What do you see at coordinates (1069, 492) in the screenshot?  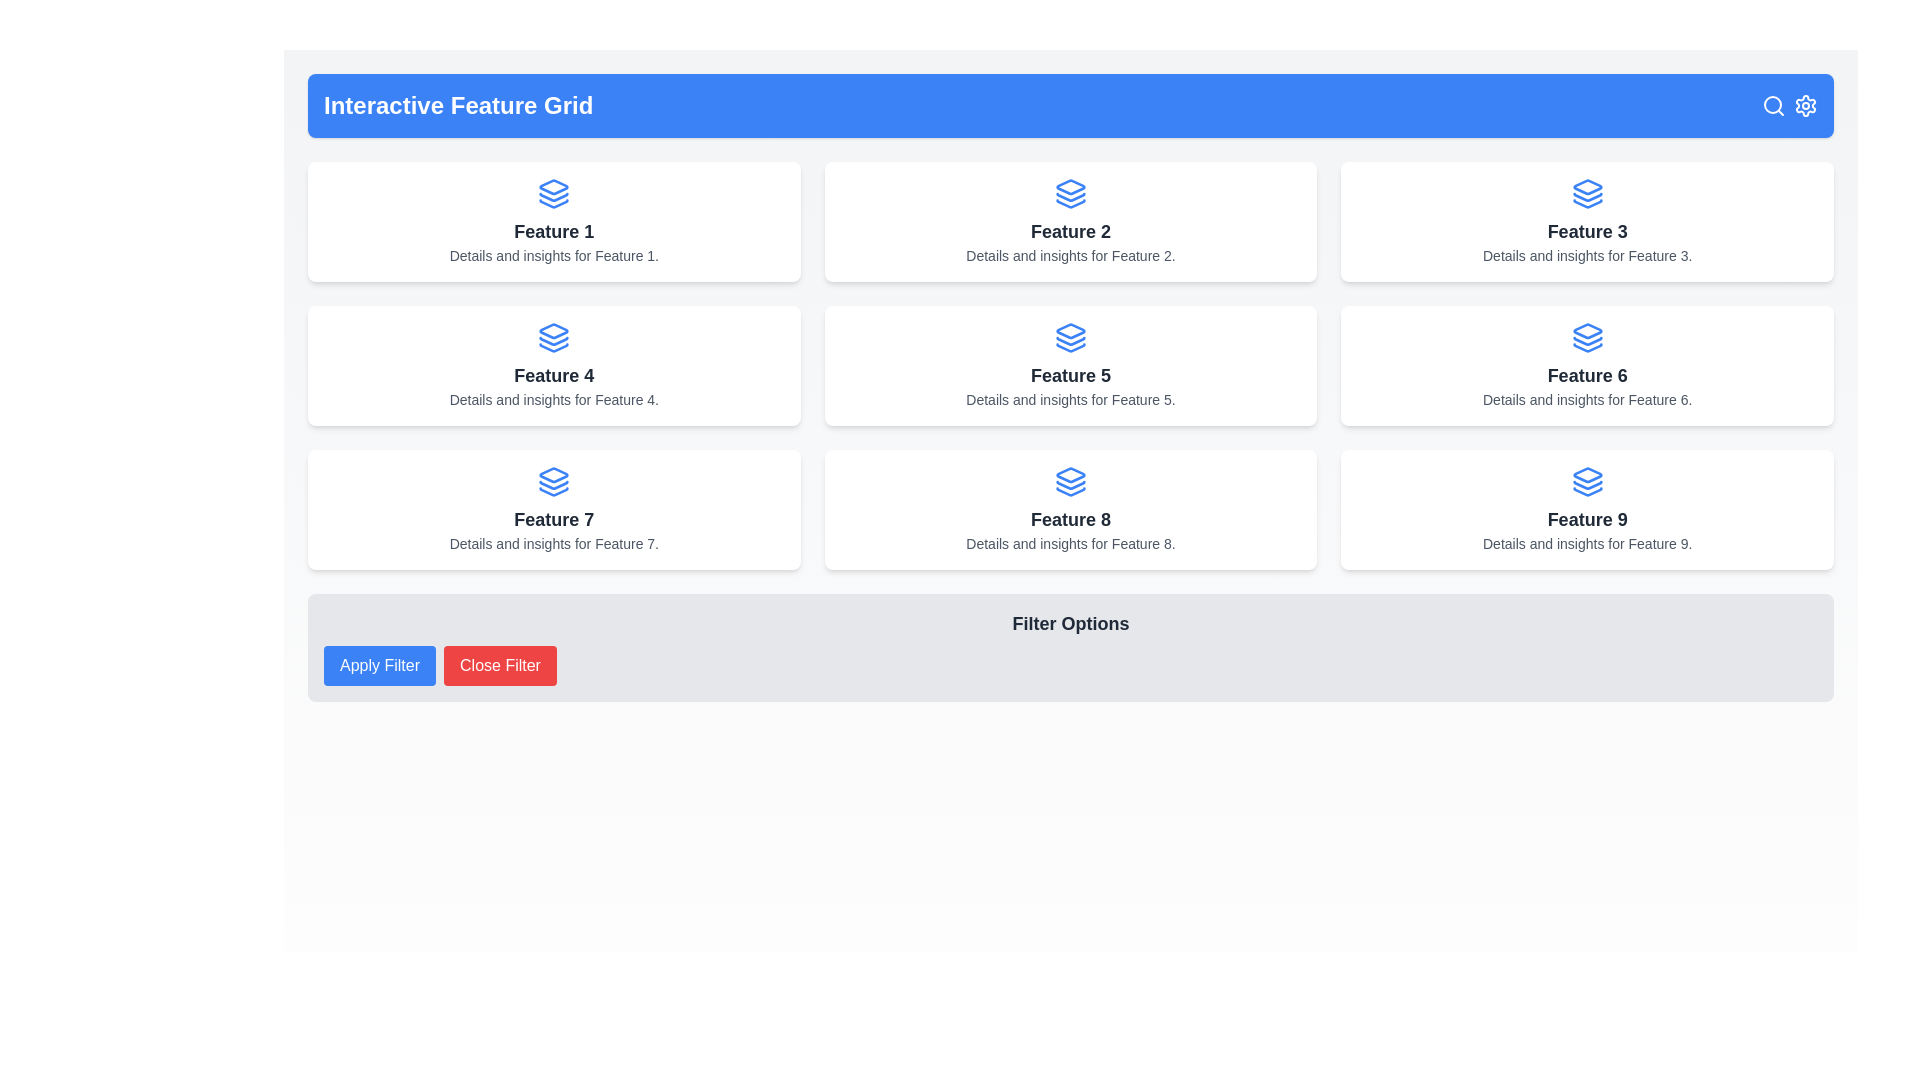 I see `the graphical icon segment that visually represents layers, located within the eighth feature tile in the third row of the grid` at bounding box center [1069, 492].